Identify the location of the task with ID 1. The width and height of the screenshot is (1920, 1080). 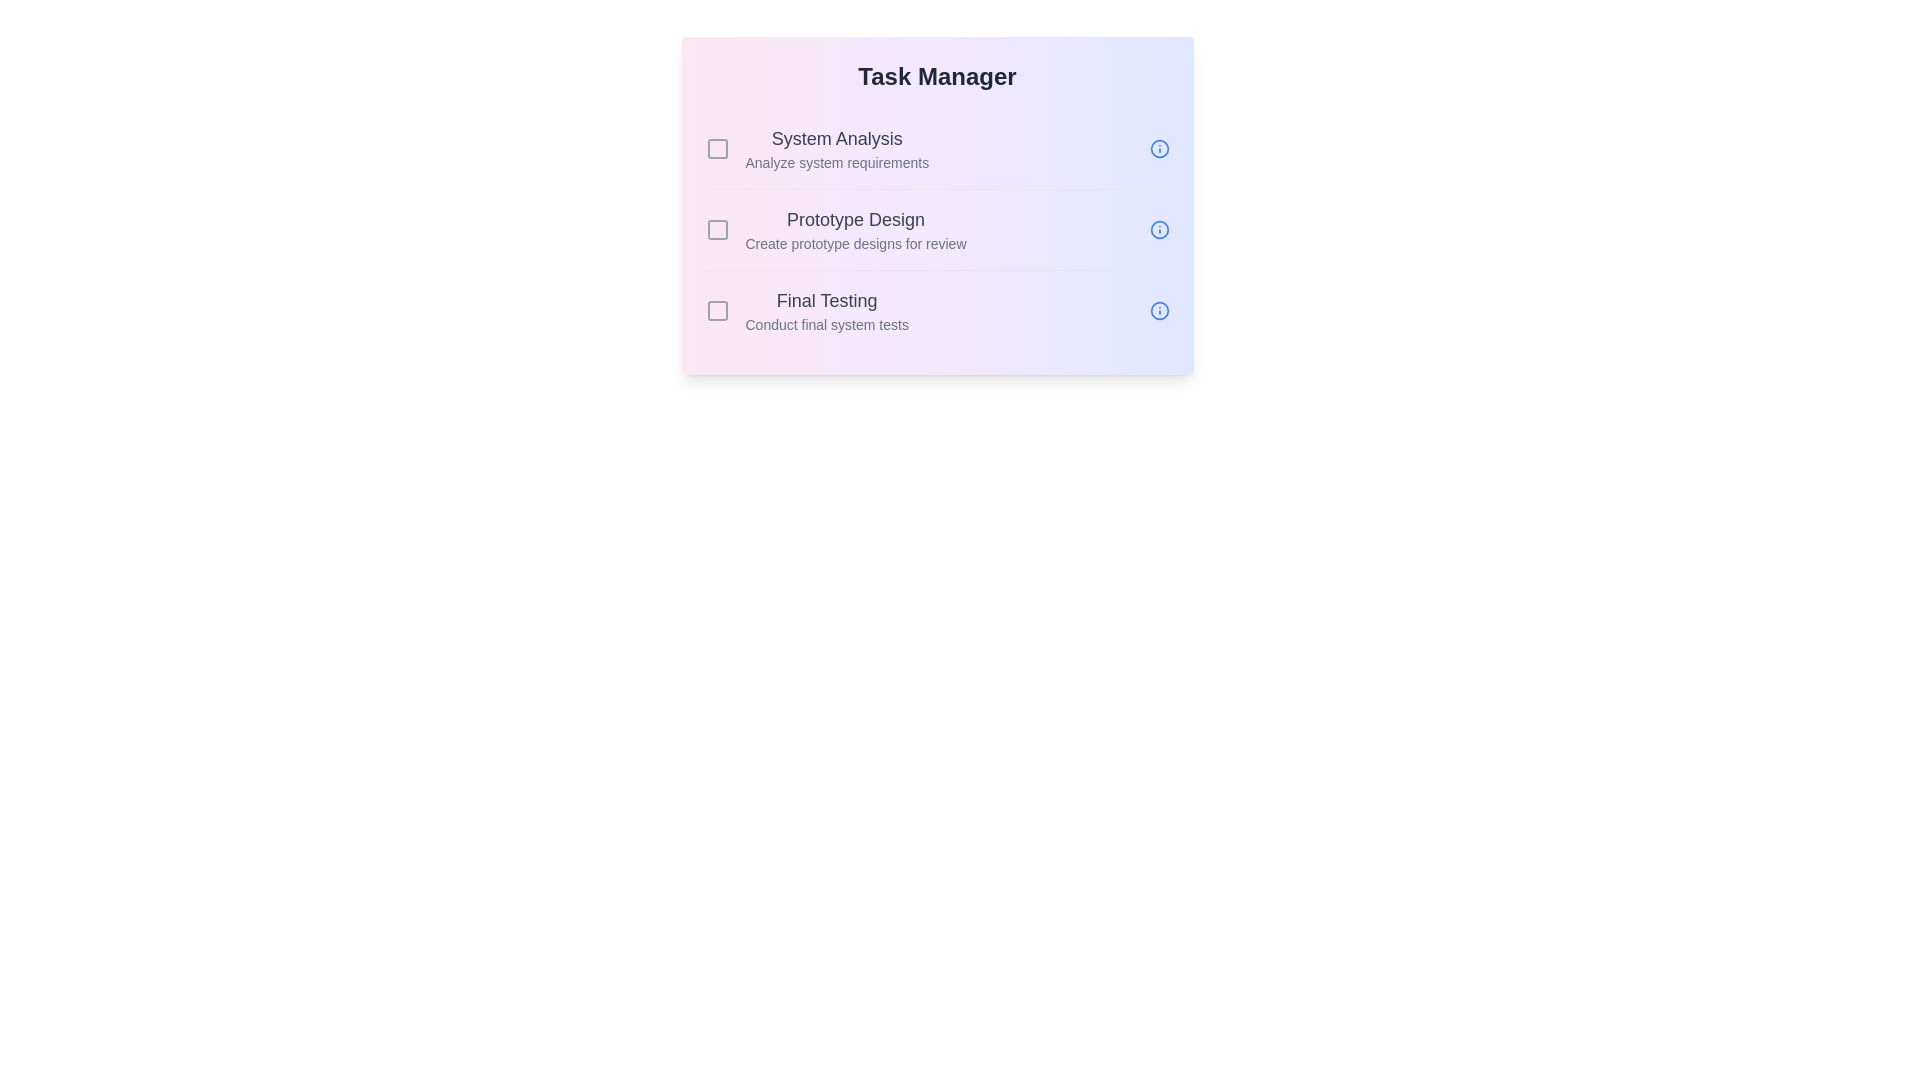
(717, 148).